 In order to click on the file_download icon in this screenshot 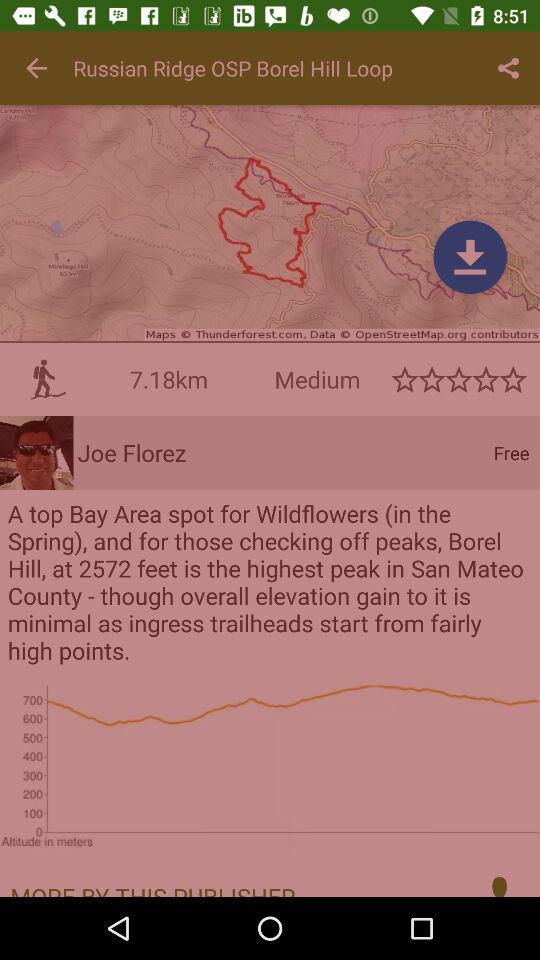, I will do `click(470, 256)`.